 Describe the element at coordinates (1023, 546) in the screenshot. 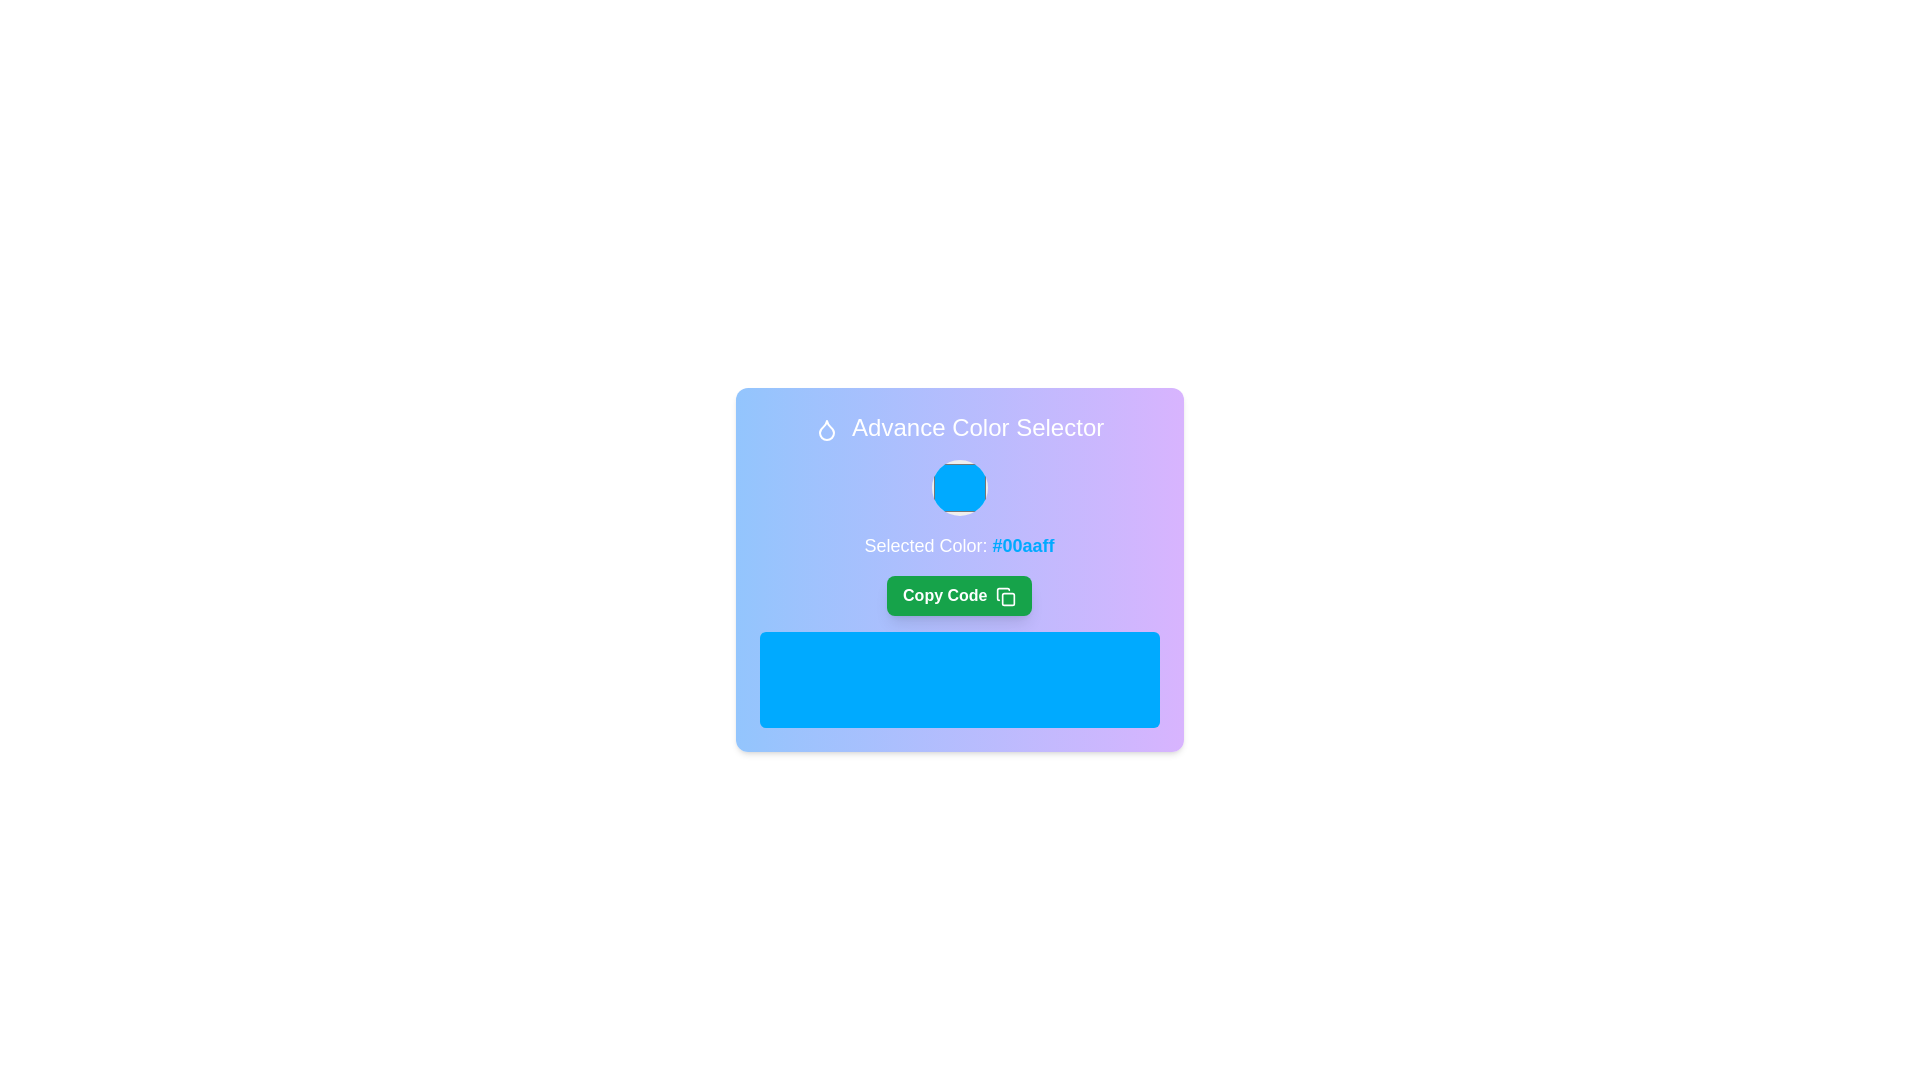

I see `the text label displaying the color code '#00aaff', which is styled in bold blue and is part of the sentence 'Selected Color: #00aaff'` at that location.